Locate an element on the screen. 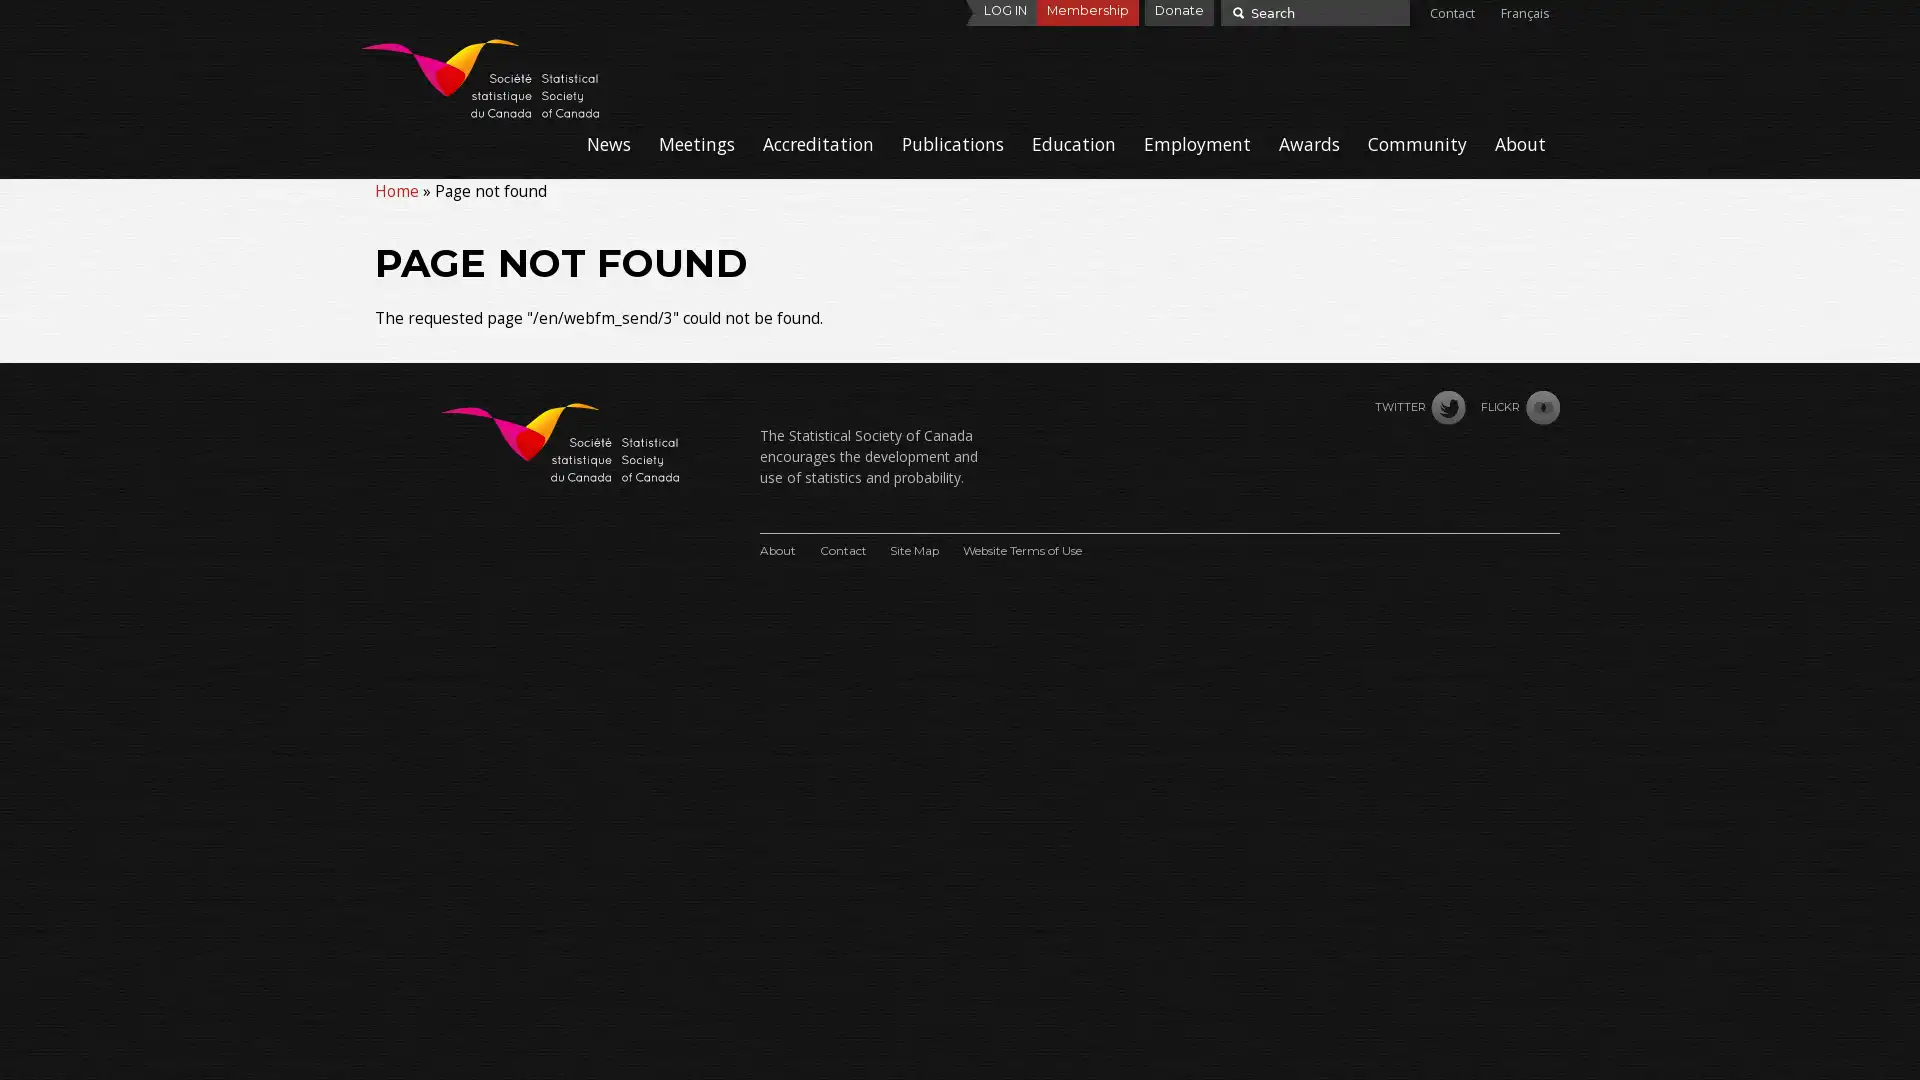 This screenshot has width=1920, height=1080. Search is located at coordinates (1235, 11).